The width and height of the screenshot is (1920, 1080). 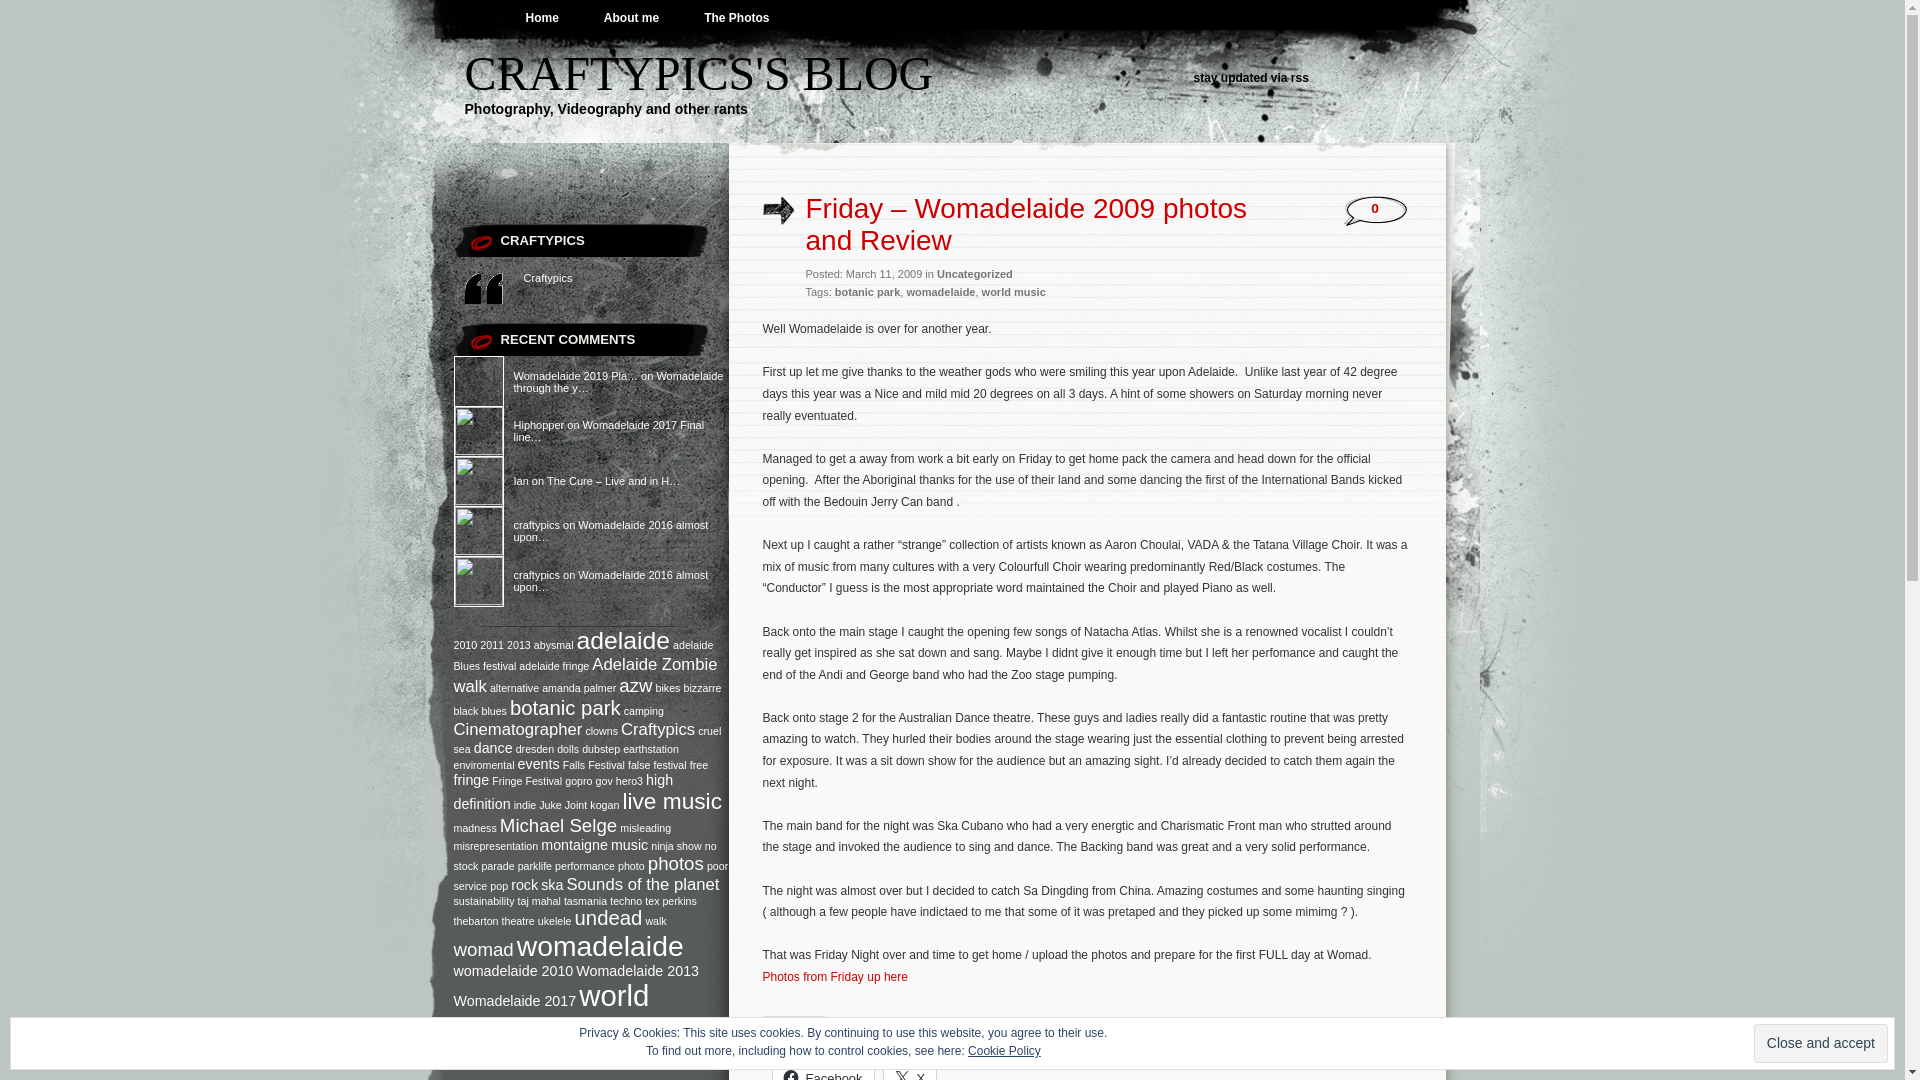 I want to click on 'bizzarre', so click(x=702, y=686).